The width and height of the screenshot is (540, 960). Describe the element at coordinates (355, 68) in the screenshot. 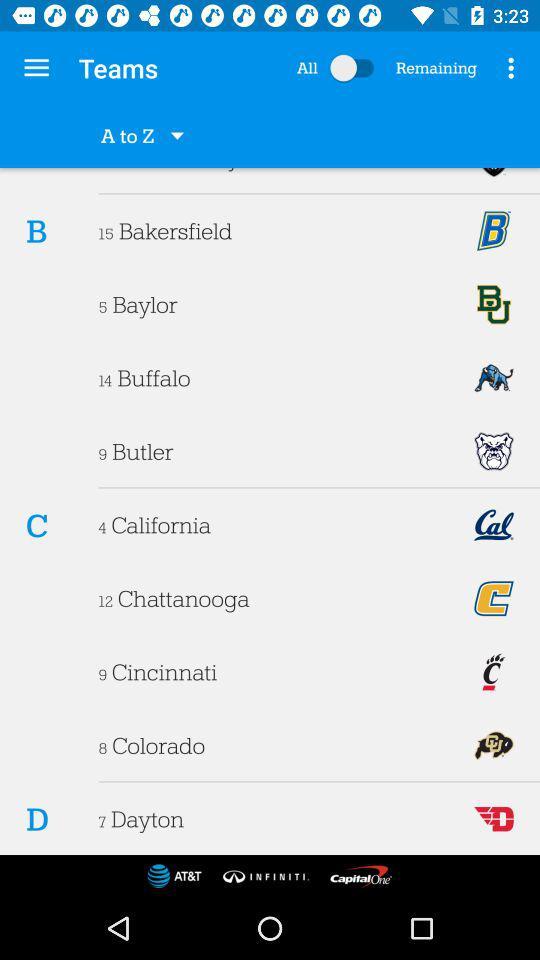

I see `push for selec all` at that location.